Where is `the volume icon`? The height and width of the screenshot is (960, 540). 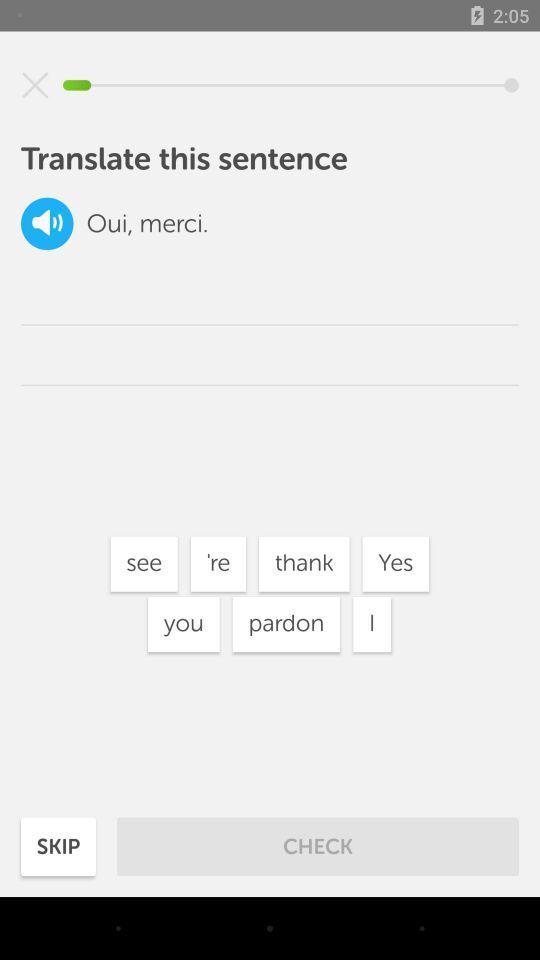
the volume icon is located at coordinates (47, 223).